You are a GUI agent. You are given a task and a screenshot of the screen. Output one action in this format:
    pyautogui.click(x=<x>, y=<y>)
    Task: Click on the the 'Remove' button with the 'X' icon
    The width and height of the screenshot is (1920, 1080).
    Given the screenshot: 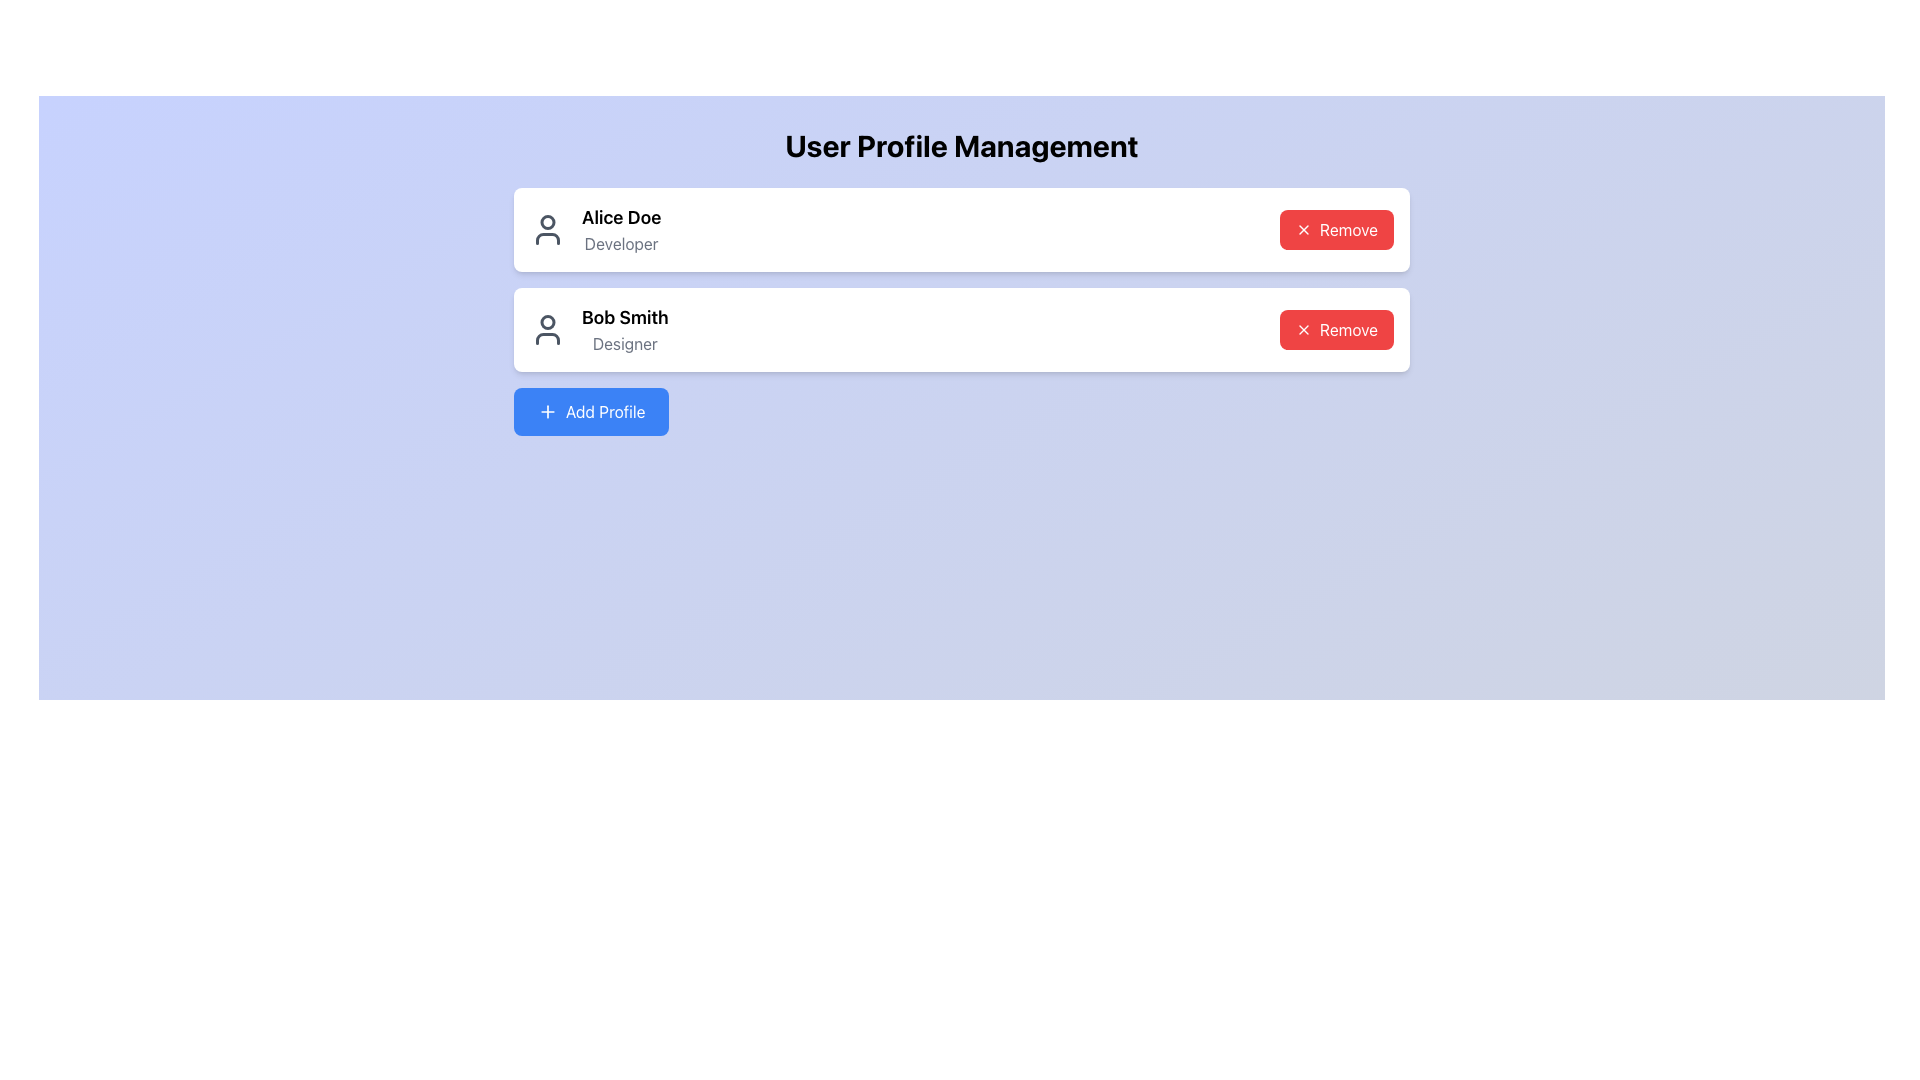 What is the action you would take?
    pyautogui.click(x=1348, y=329)
    